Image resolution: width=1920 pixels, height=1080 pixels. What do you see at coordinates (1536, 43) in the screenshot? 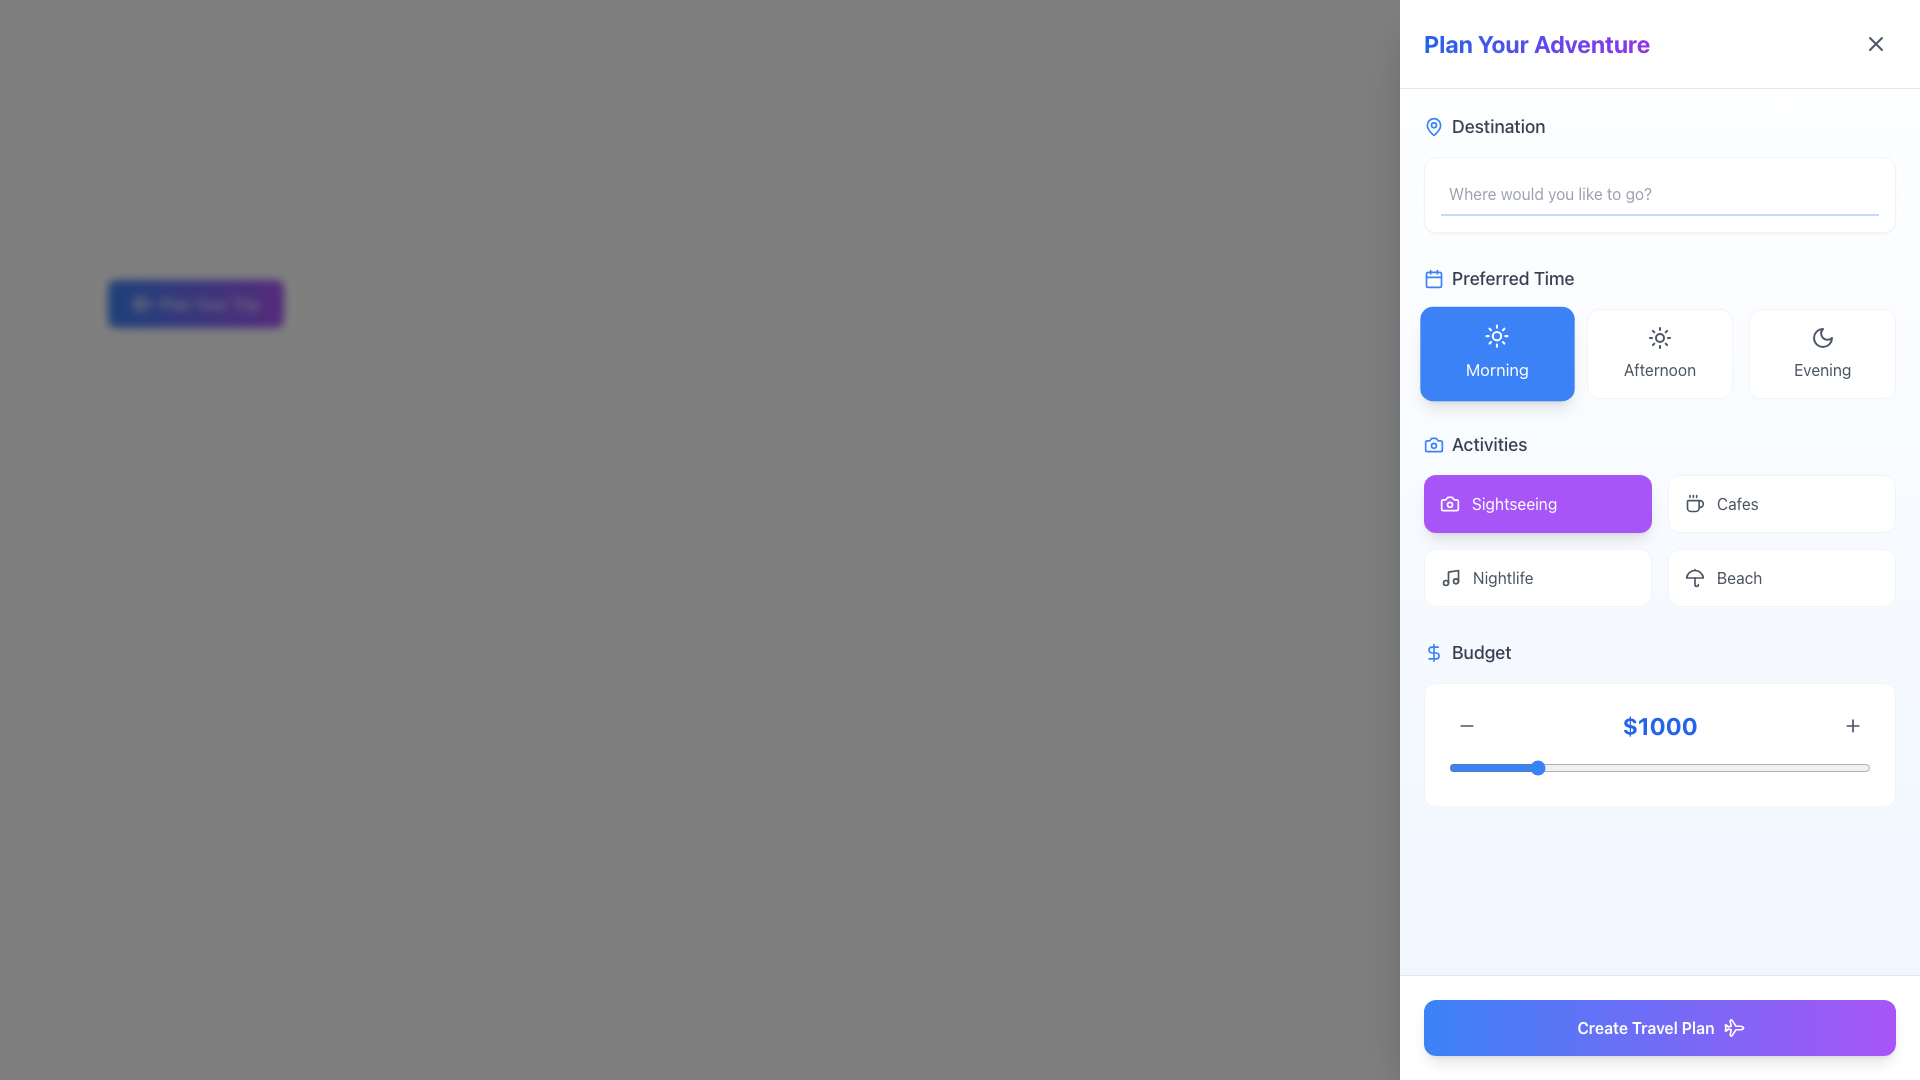
I see `heading text that establishes the theme of planning an adventure, located at the top of the right pane, first among its siblings before a button and icon` at bounding box center [1536, 43].